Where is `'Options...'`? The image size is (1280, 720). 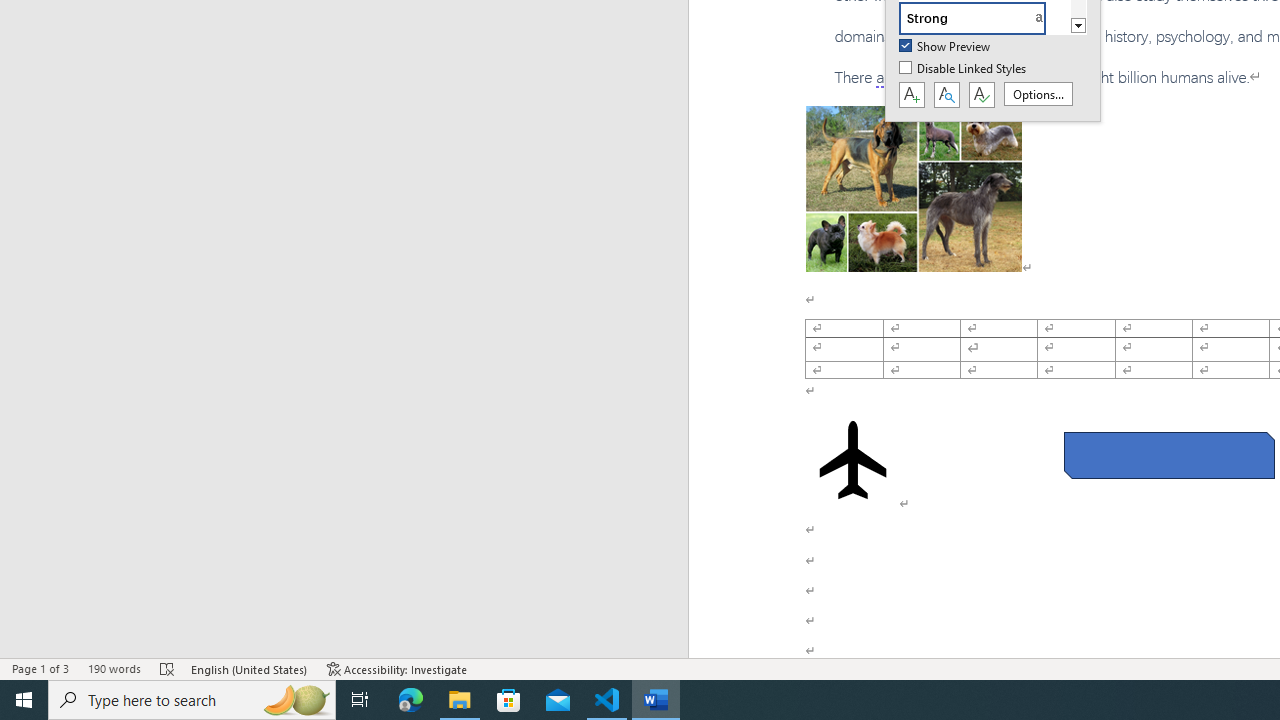 'Options...' is located at coordinates (1038, 93).